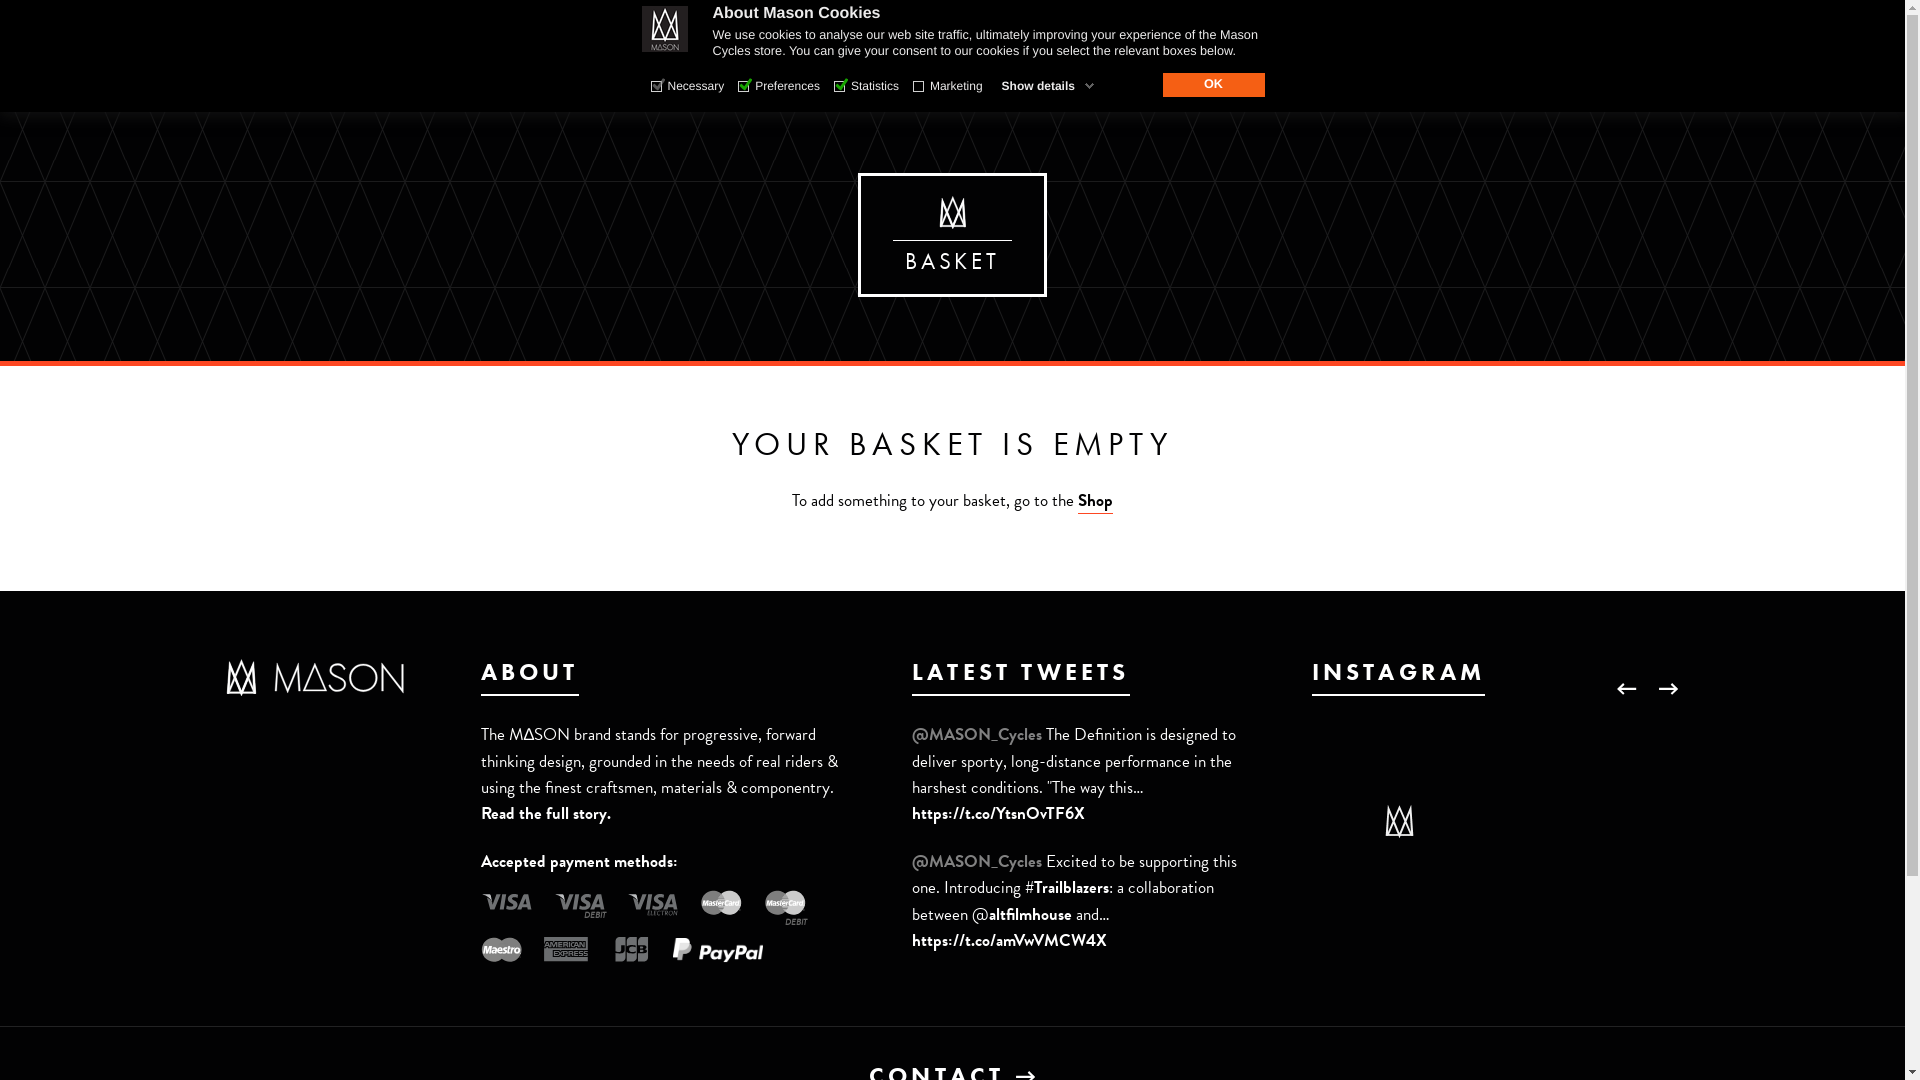 This screenshot has width=1920, height=1080. What do you see at coordinates (1047, 84) in the screenshot?
I see `'Show details'` at bounding box center [1047, 84].